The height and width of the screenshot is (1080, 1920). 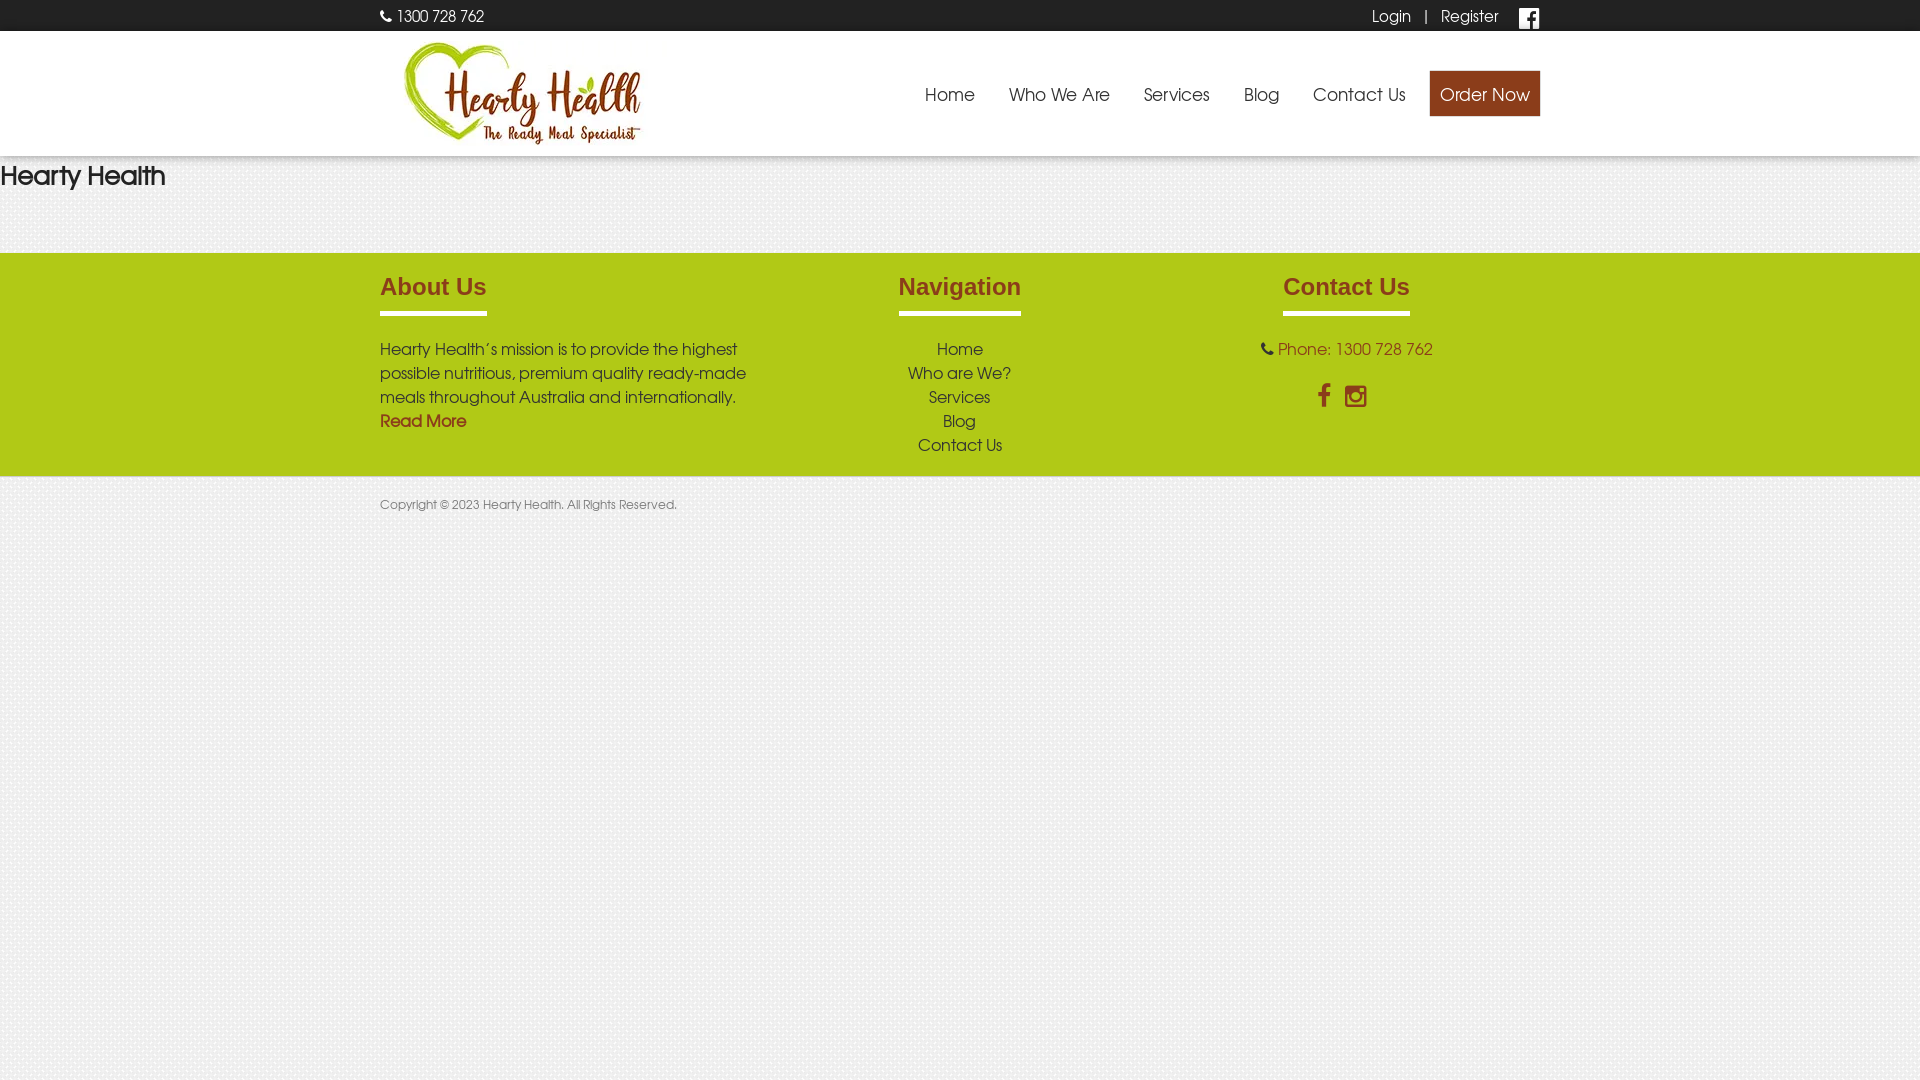 I want to click on 'Home', so click(x=935, y=346).